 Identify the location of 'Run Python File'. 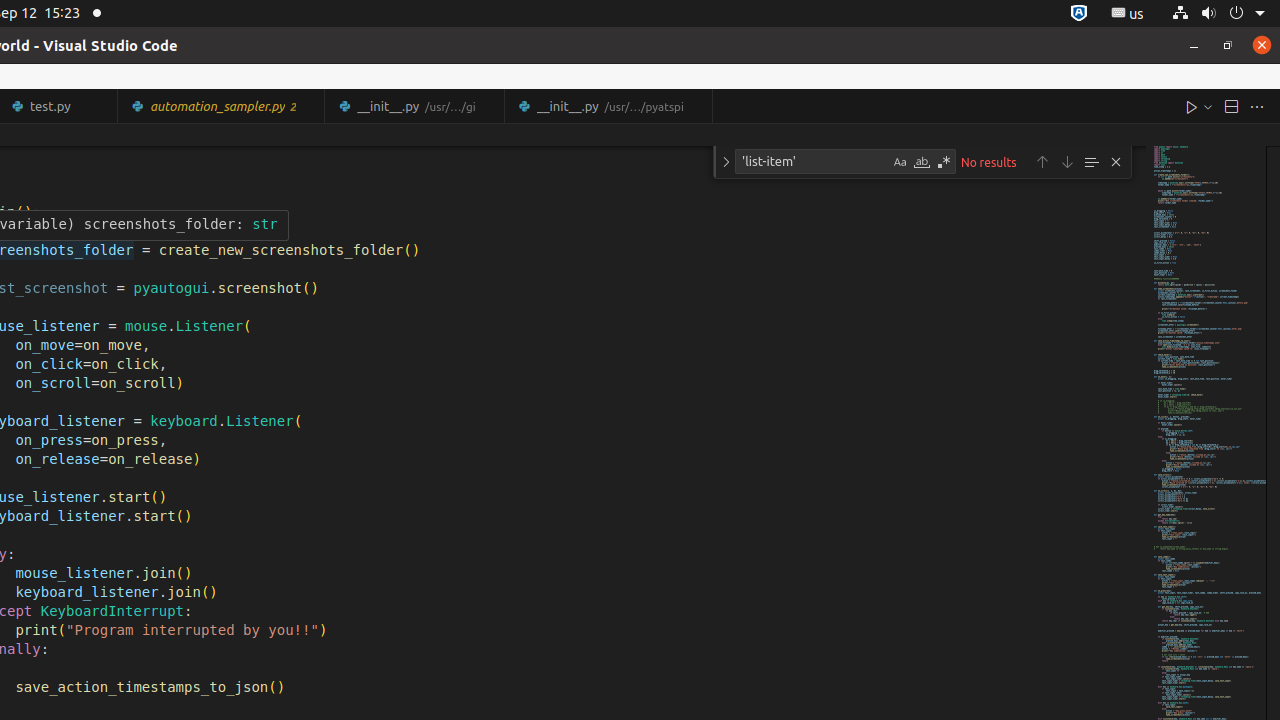
(1191, 106).